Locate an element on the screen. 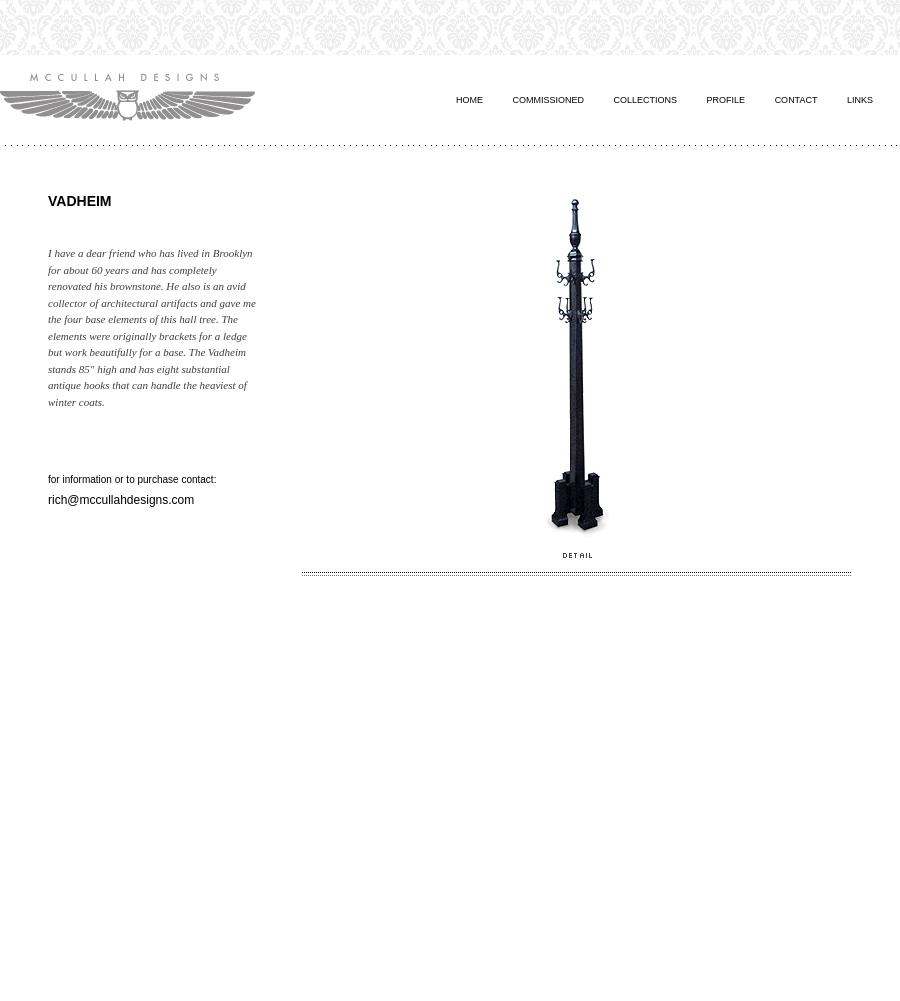 This screenshot has width=900, height=1001. 'I have a dear friend who has lived in Brooklyn for about 60 years and has completely renovated his brownstone. He also is an avid collector of architectural artifacts and gave me the four base elements of this hall tree. The elements were originally brackets for a ledge but work beautifully for a base. The Vadheim stands 85" high and has eight substantial antique hooks that can handle the heaviest of winter coats.' is located at coordinates (151, 327).